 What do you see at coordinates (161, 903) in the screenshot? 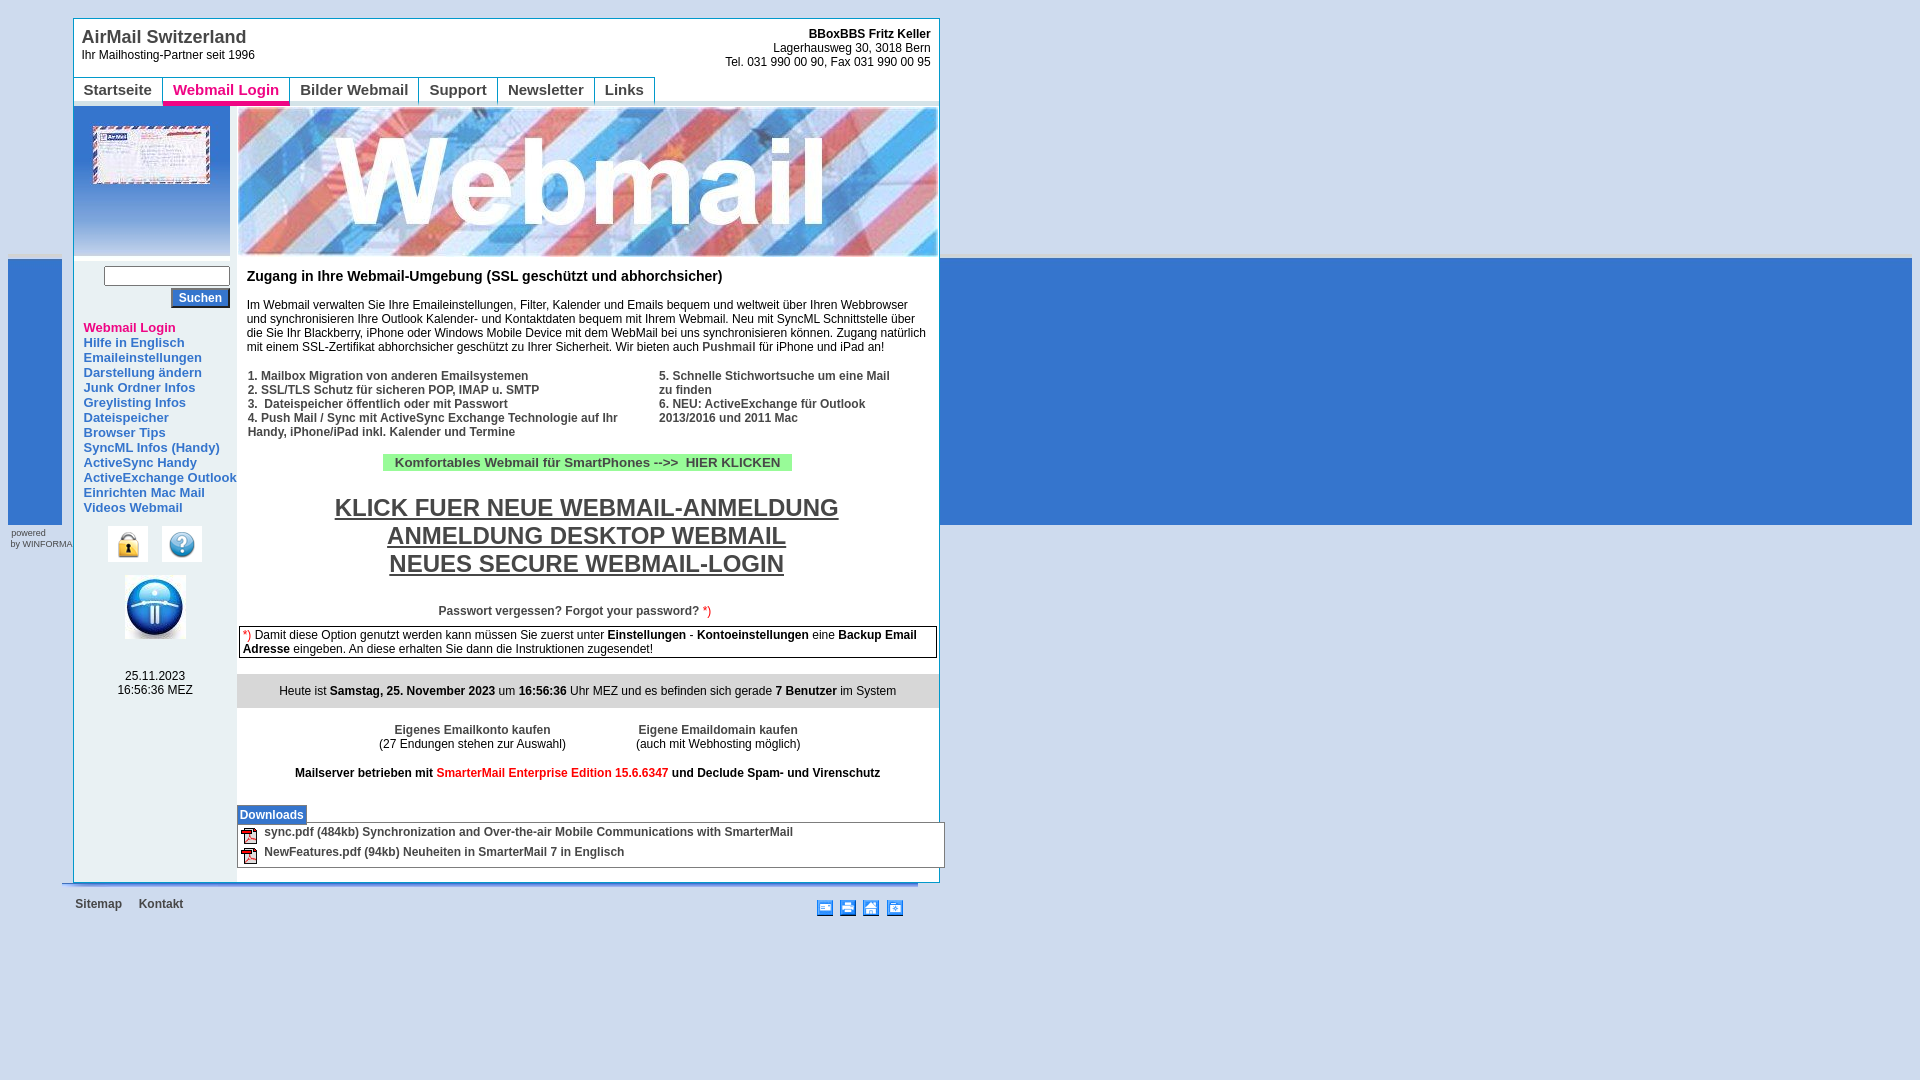
I see `'Kontakt'` at bounding box center [161, 903].